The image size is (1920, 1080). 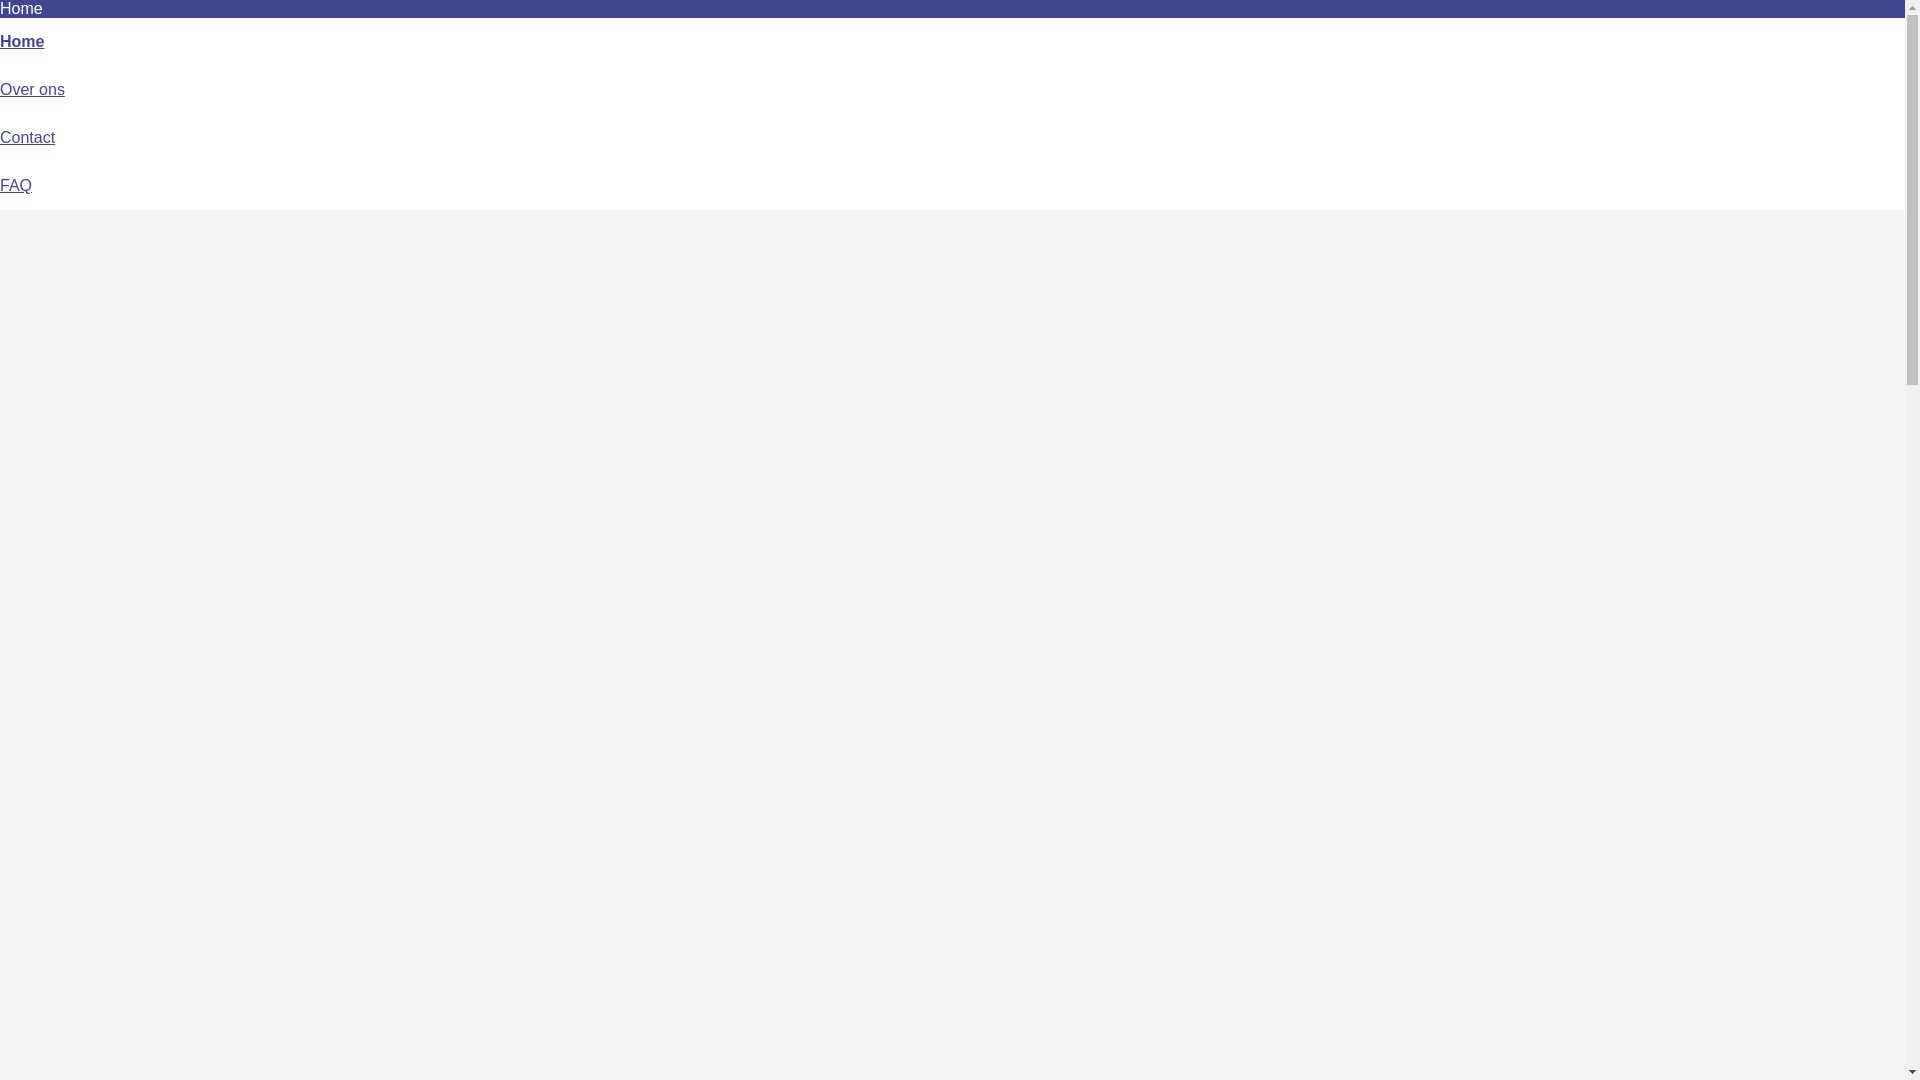 I want to click on 'Over ons', so click(x=32, y=88).